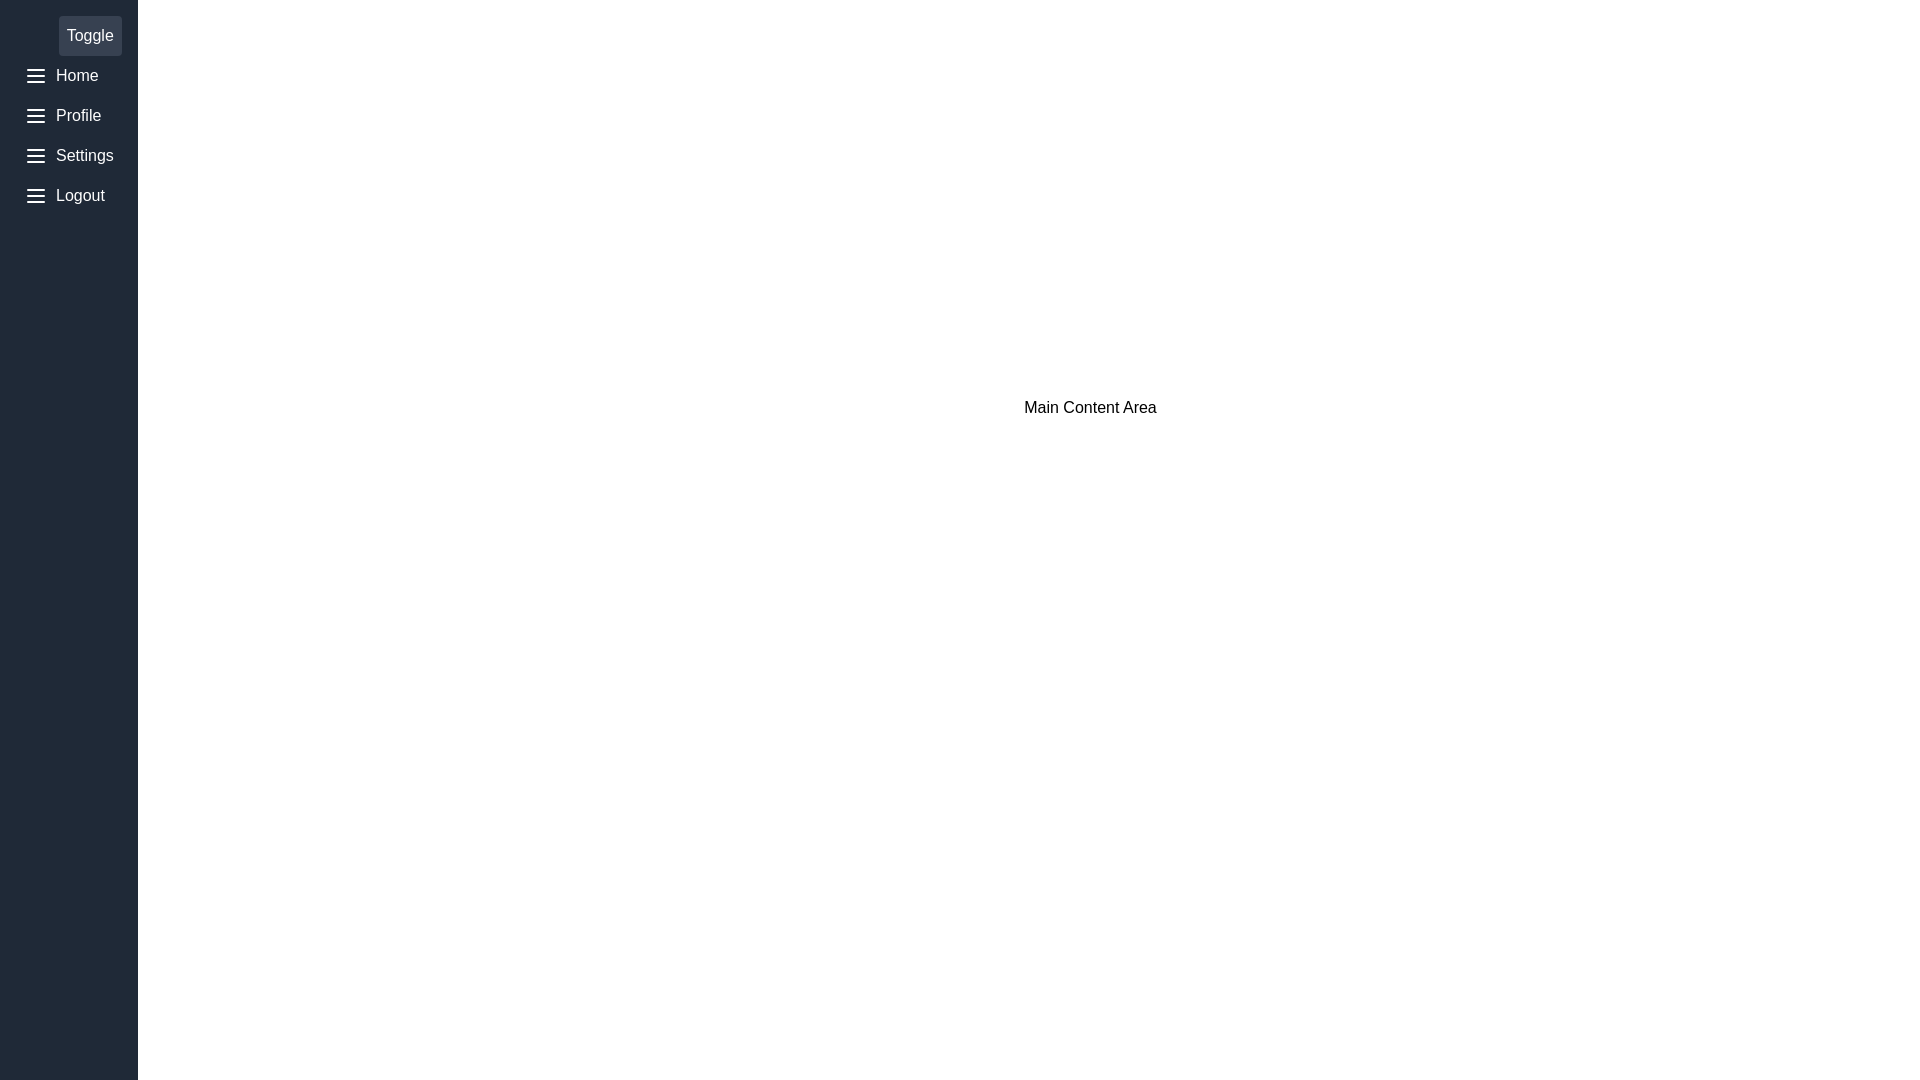 This screenshot has height=1080, width=1920. I want to click on the menu item Home to inspect its icon, so click(68, 75).